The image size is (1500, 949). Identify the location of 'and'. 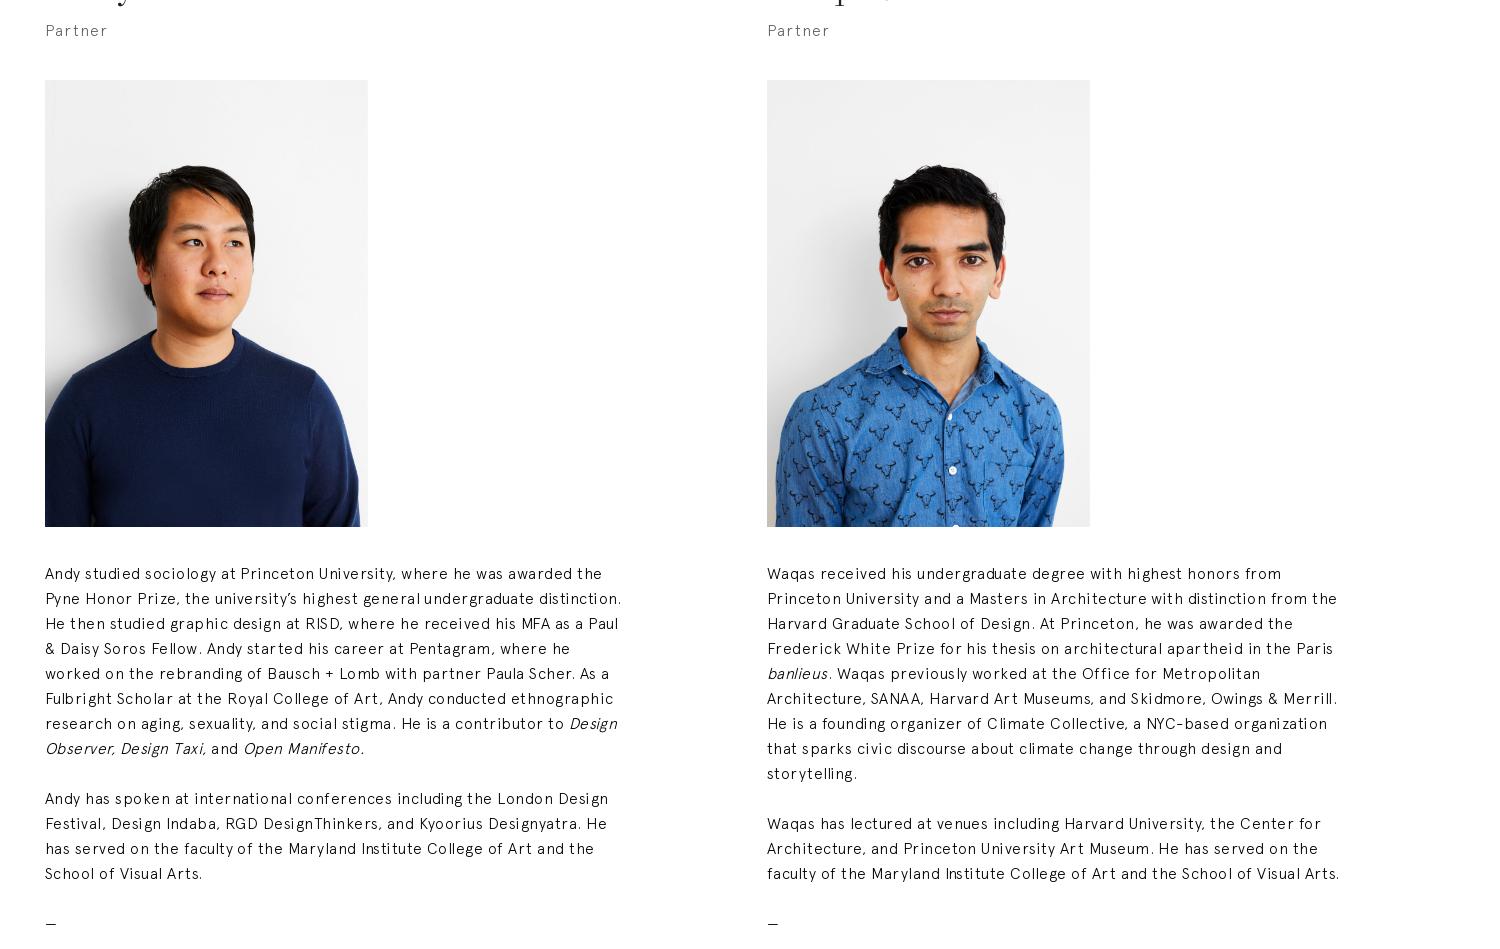
(222, 746).